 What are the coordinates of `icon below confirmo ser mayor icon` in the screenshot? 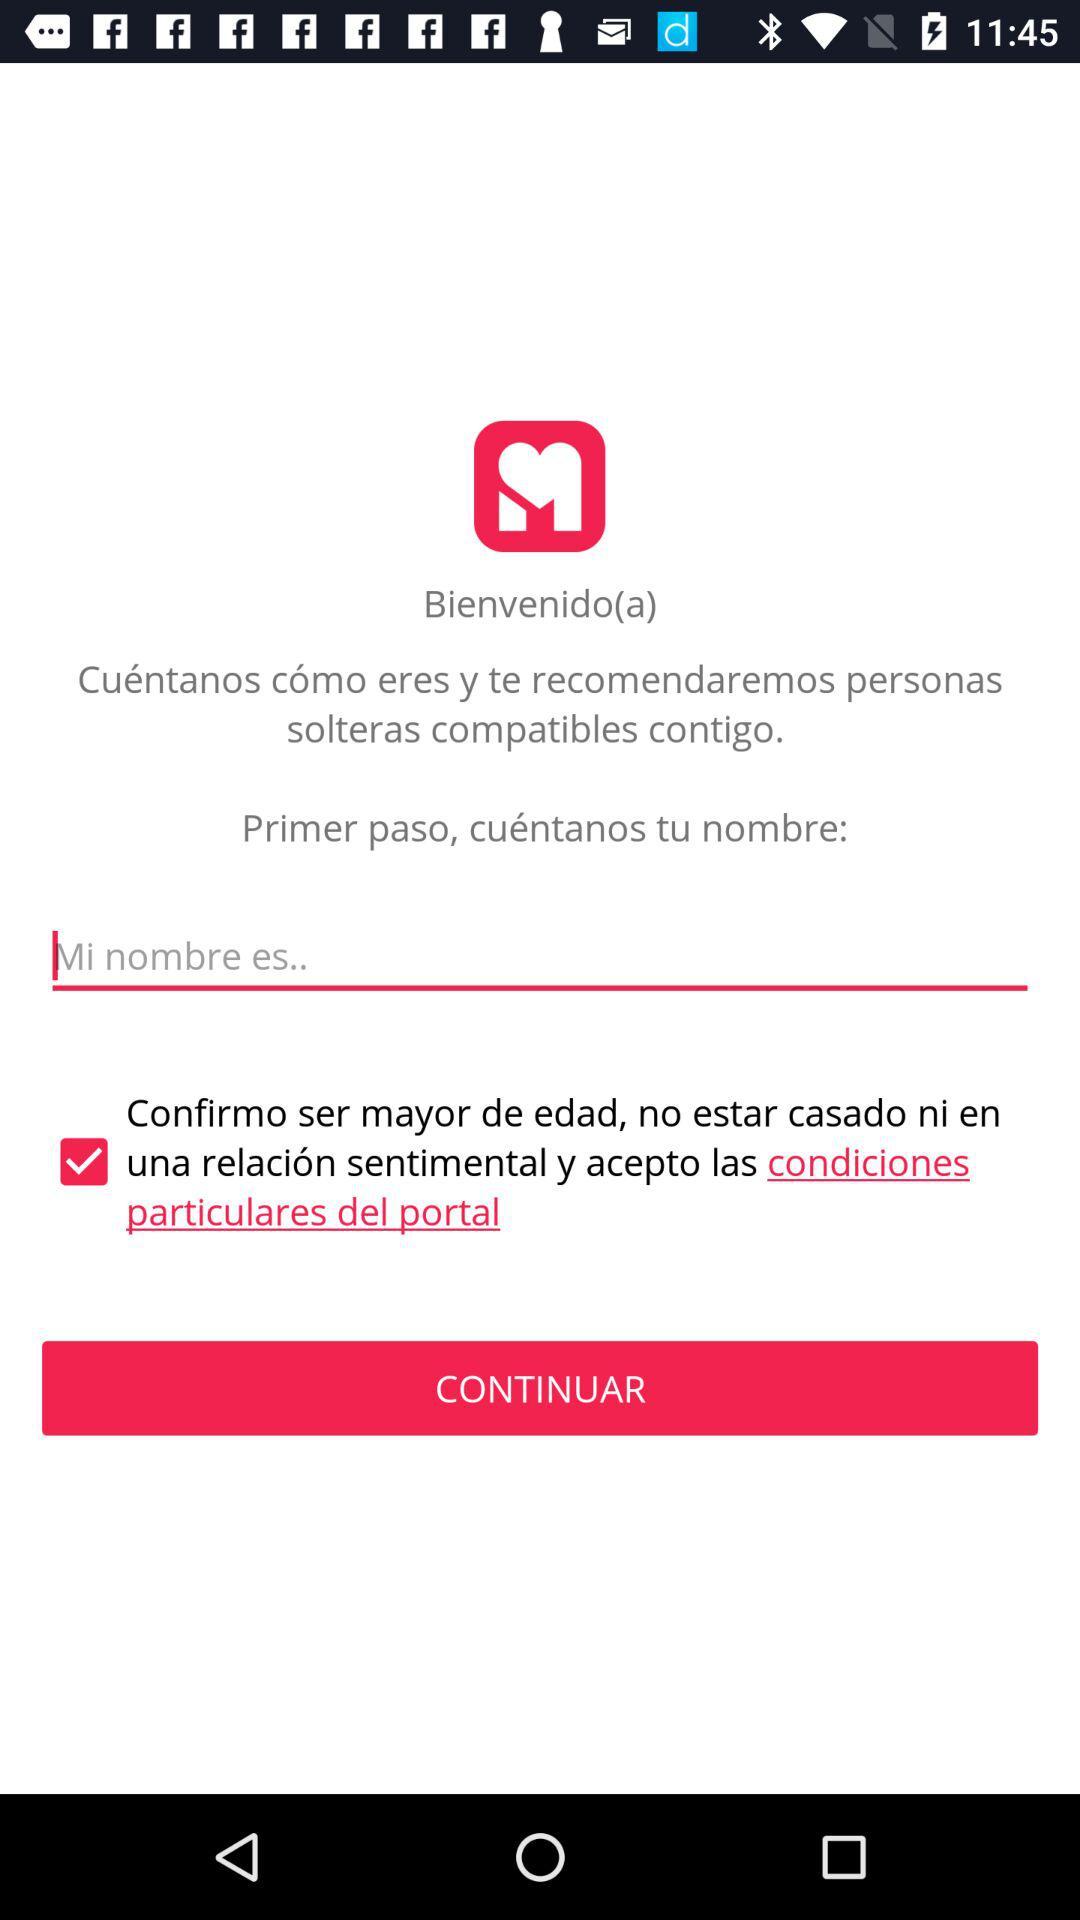 It's located at (540, 1387).